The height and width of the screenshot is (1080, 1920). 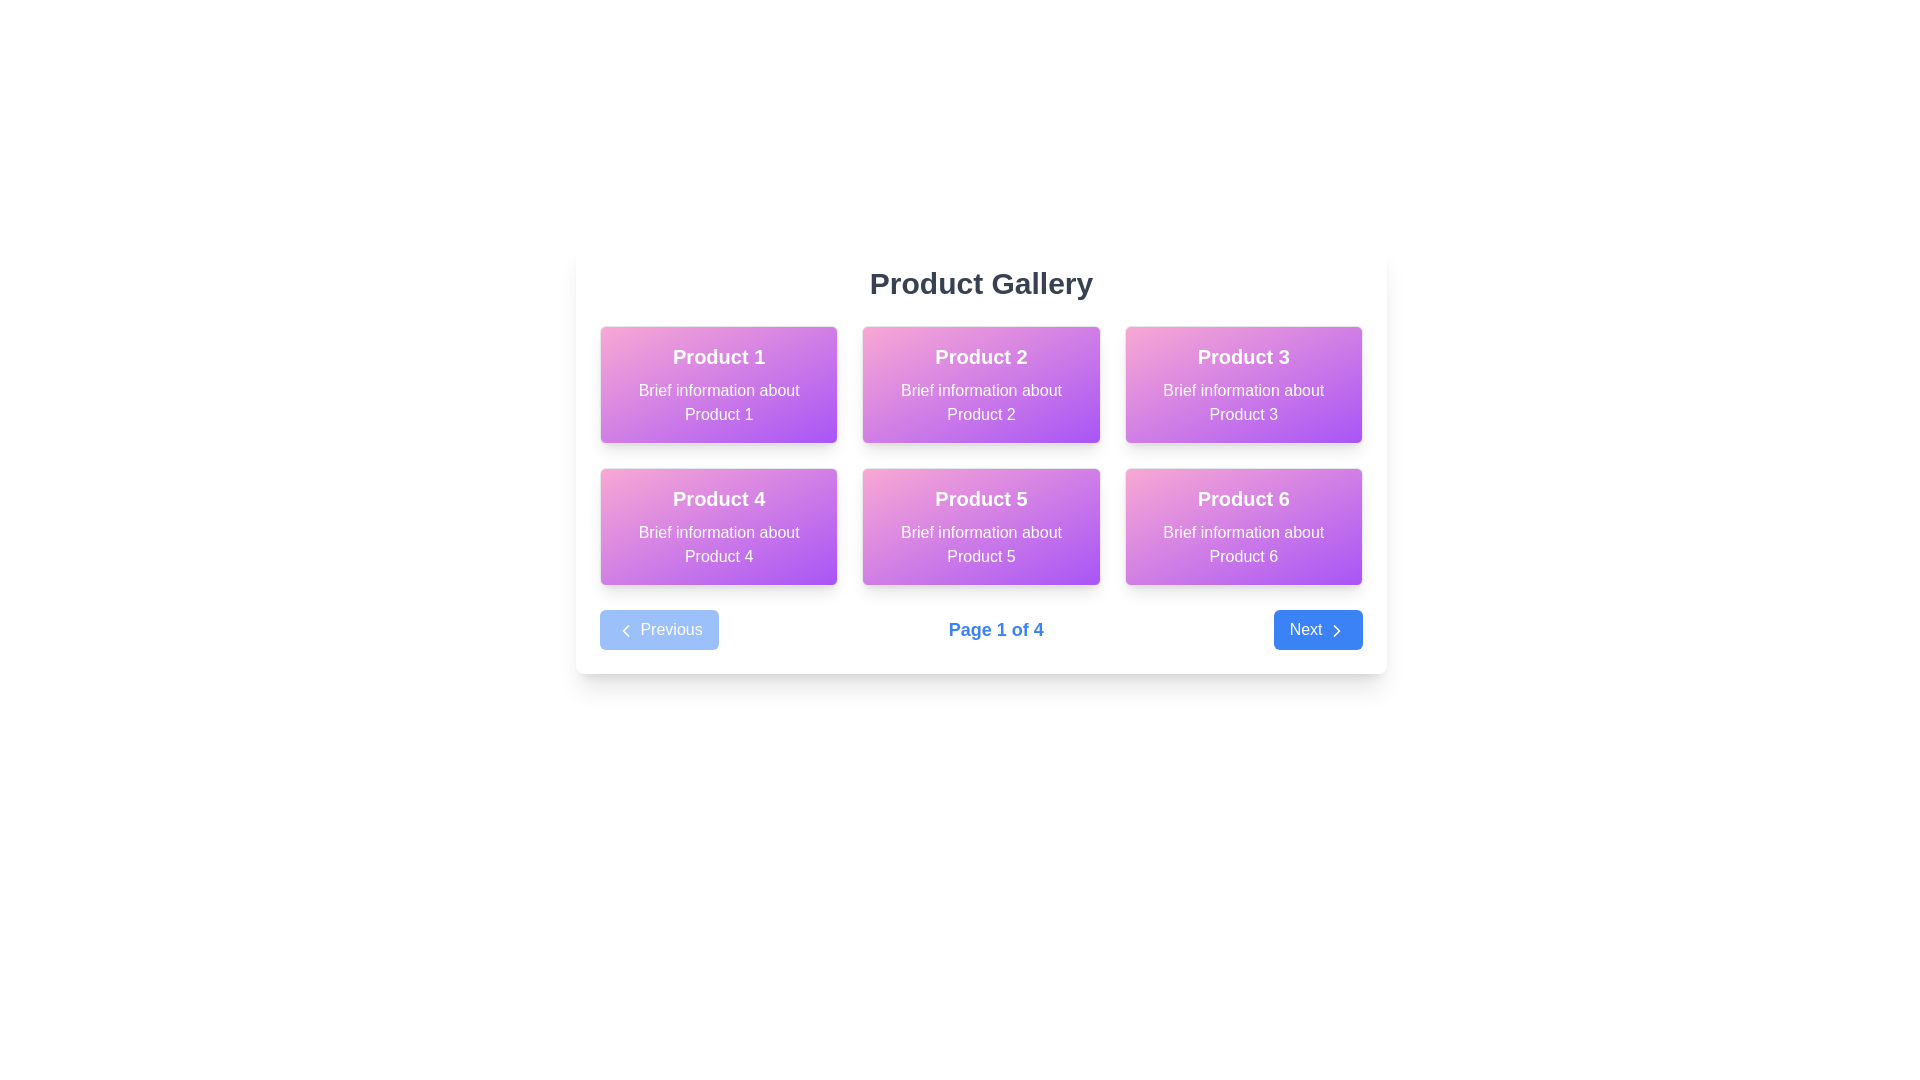 What do you see at coordinates (719, 497) in the screenshot?
I see `the static text label 'Product 4' which serves as the title for the product displayed in the second card of the product gallery` at bounding box center [719, 497].